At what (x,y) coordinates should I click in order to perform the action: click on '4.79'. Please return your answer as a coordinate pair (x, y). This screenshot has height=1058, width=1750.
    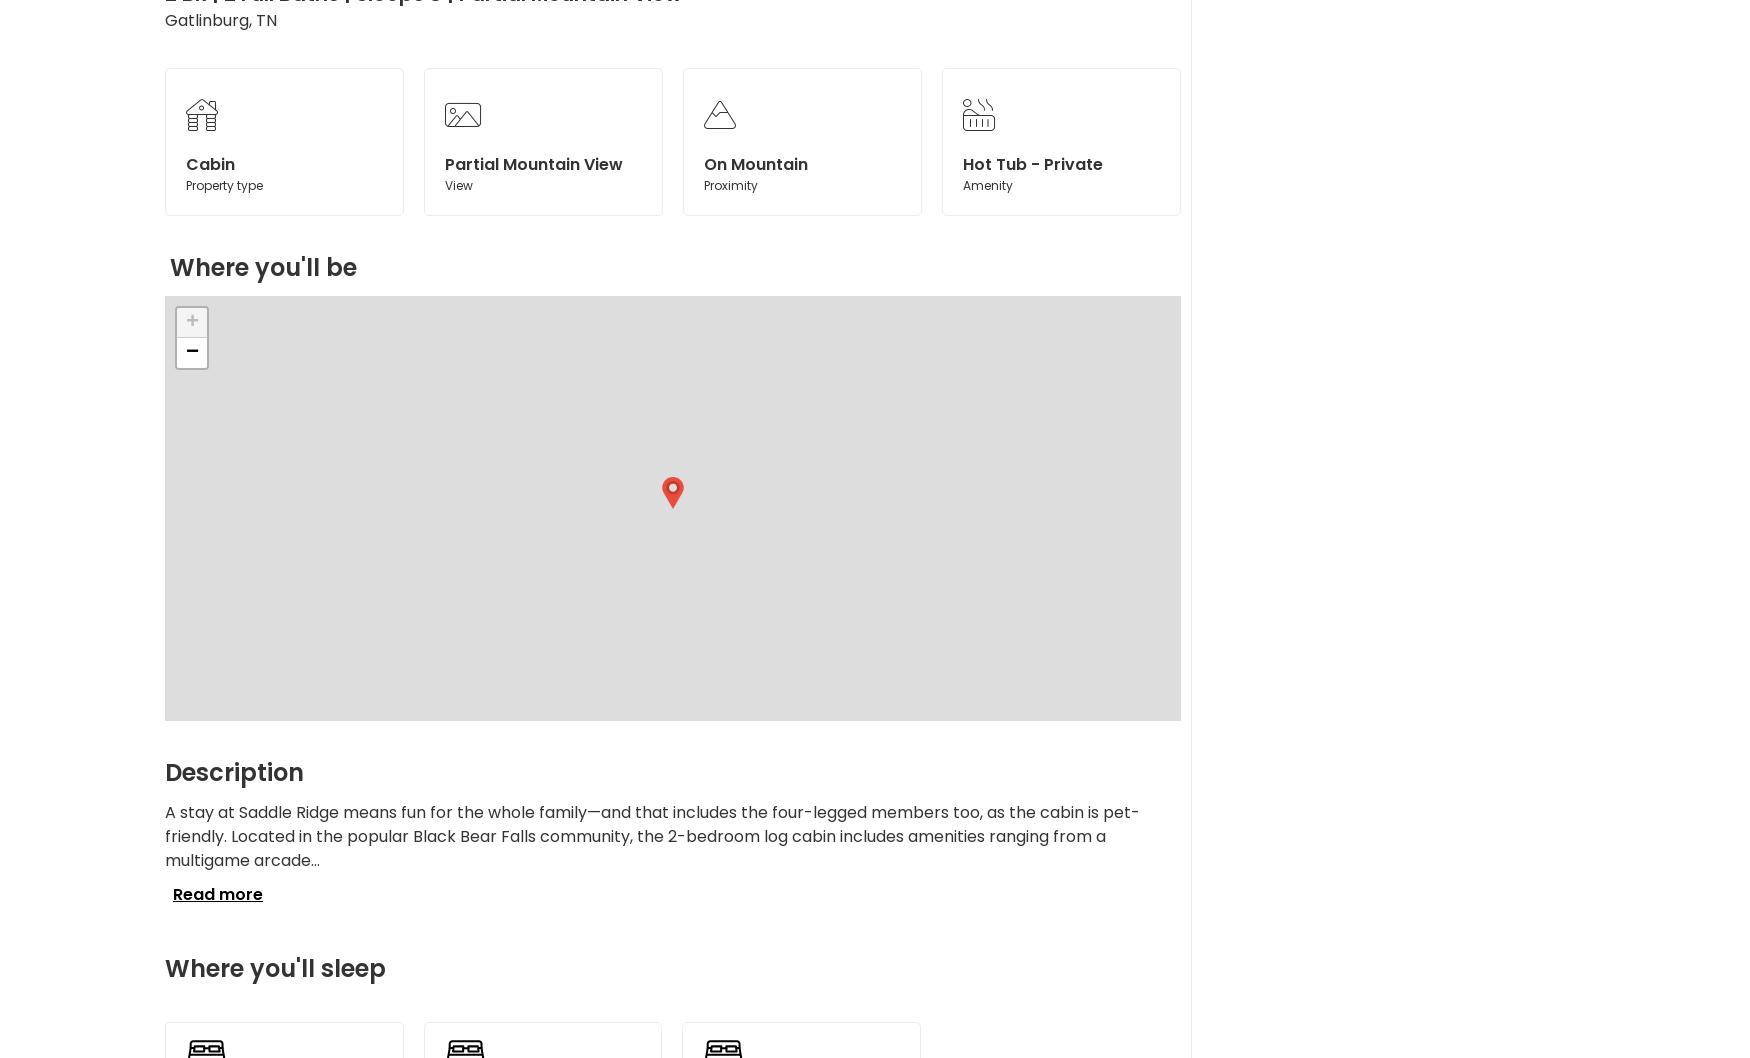
    Looking at the image, I should click on (791, 222).